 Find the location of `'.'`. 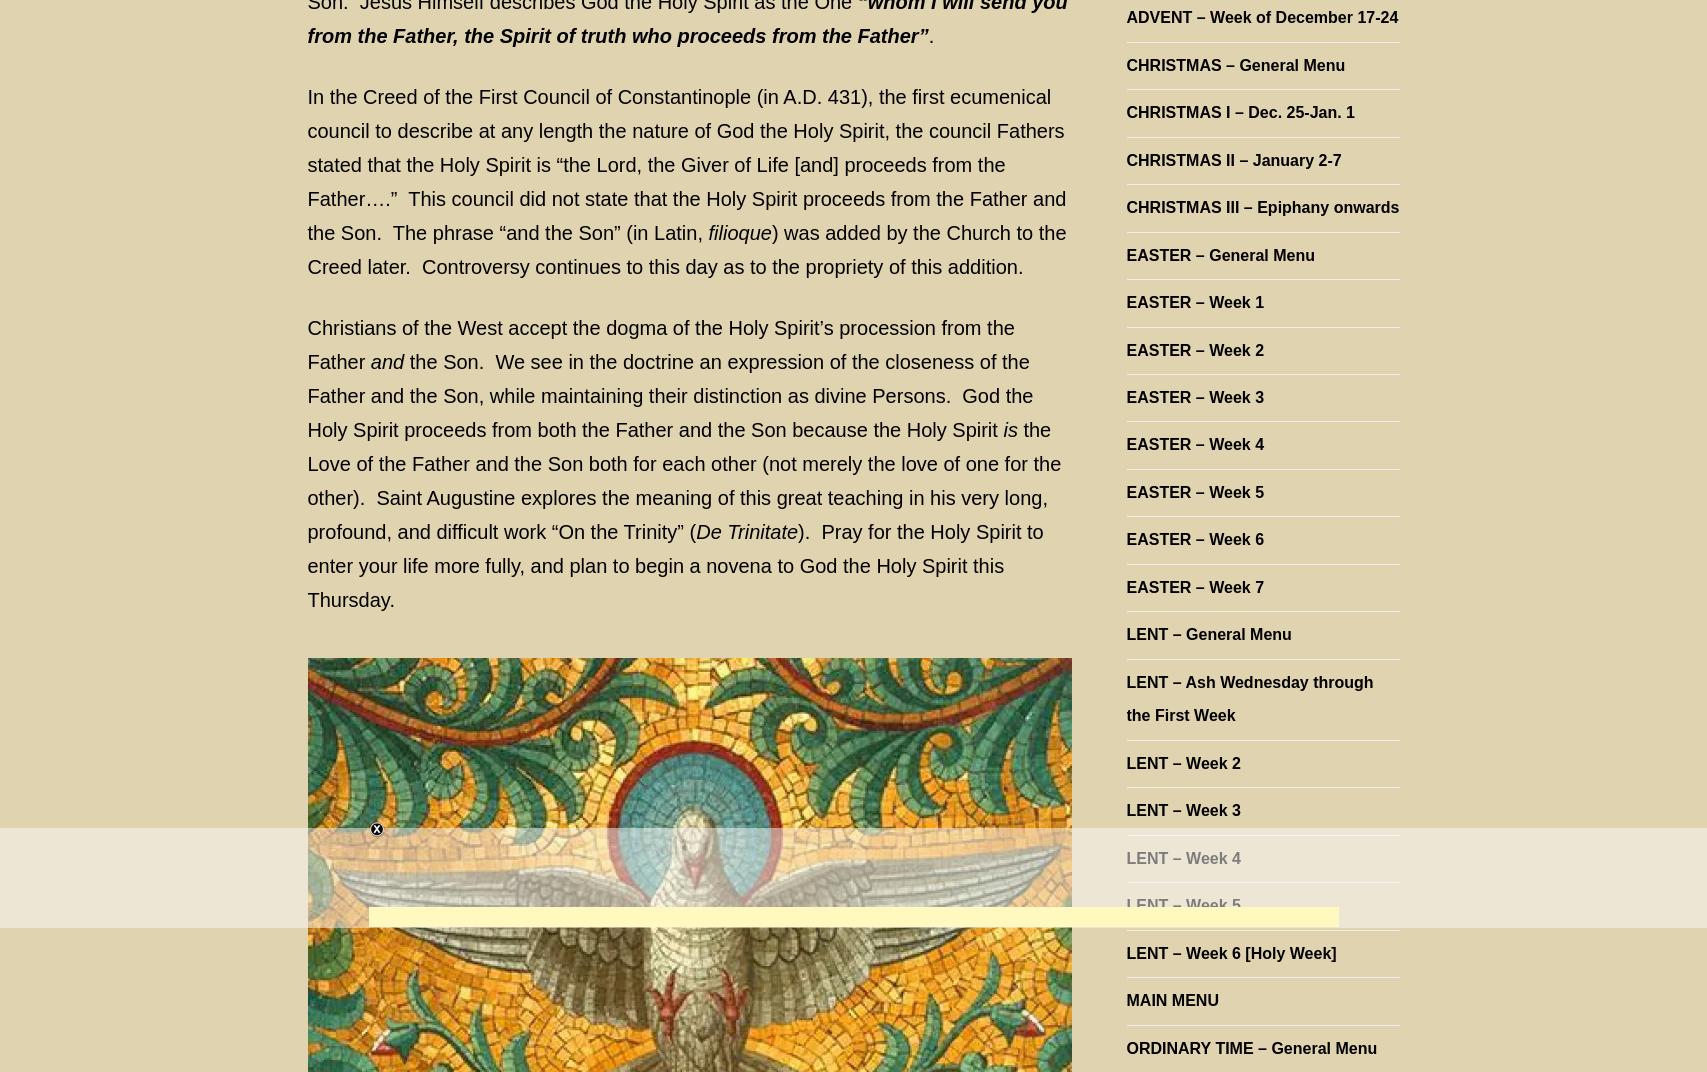

'.' is located at coordinates (929, 33).